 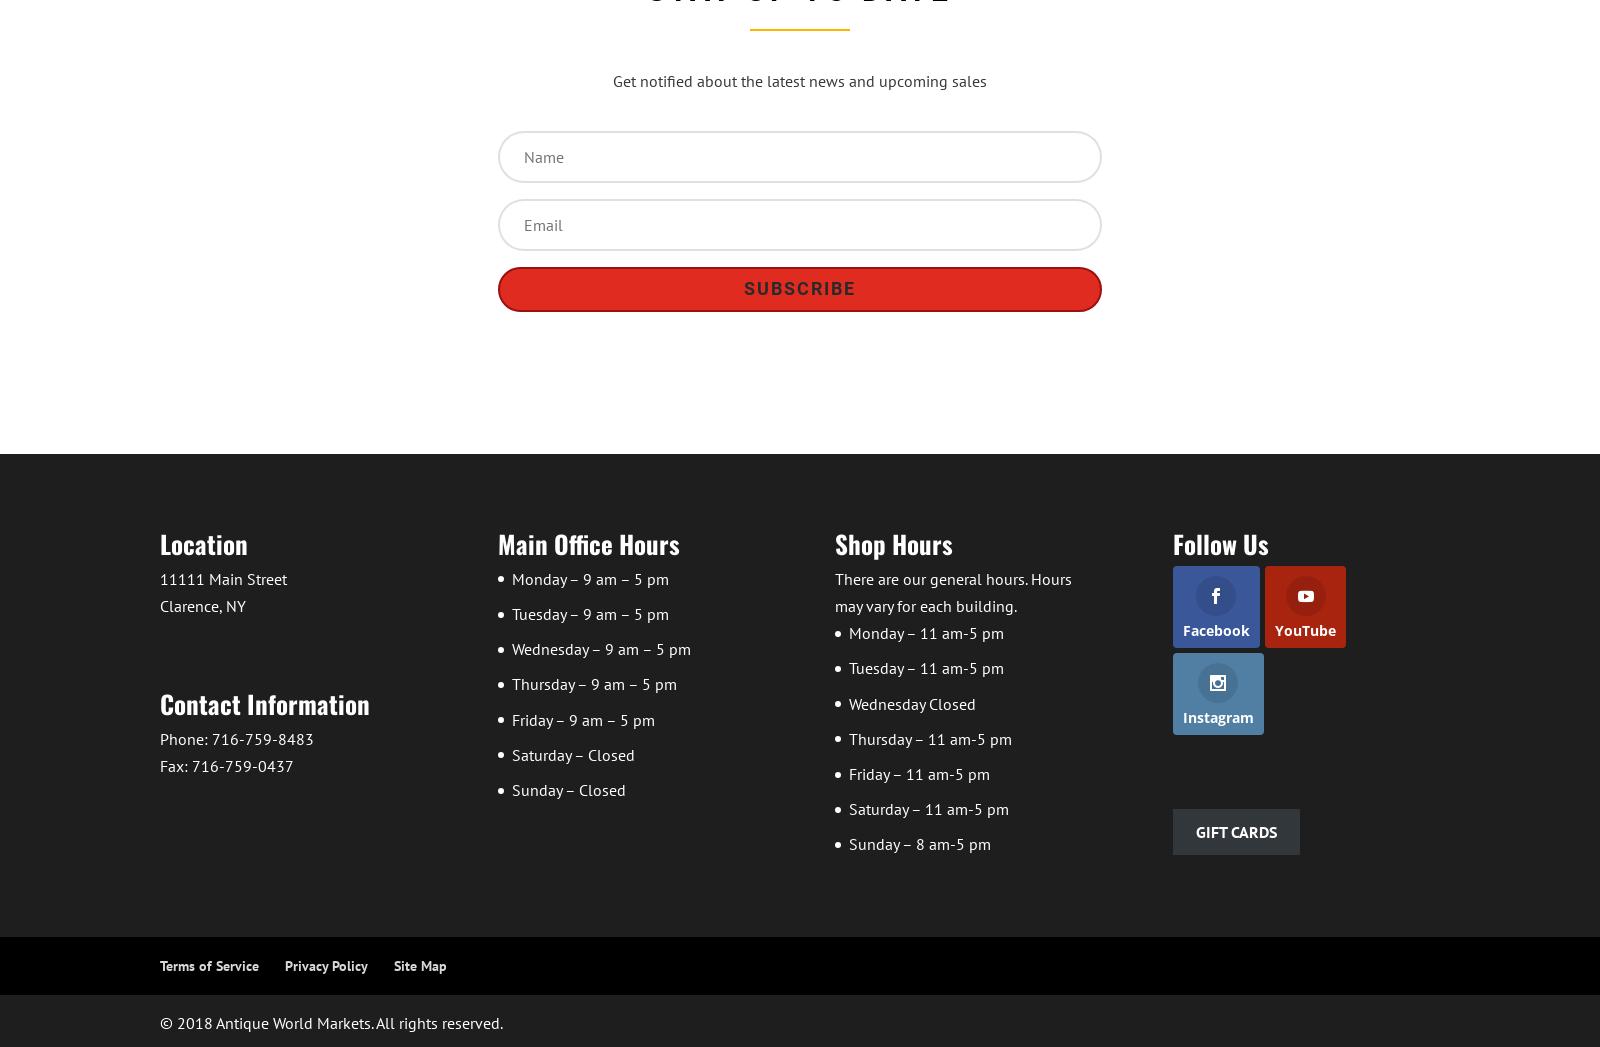 What do you see at coordinates (588, 612) in the screenshot?
I see `'Tuesday – 9 am – 5 pm'` at bounding box center [588, 612].